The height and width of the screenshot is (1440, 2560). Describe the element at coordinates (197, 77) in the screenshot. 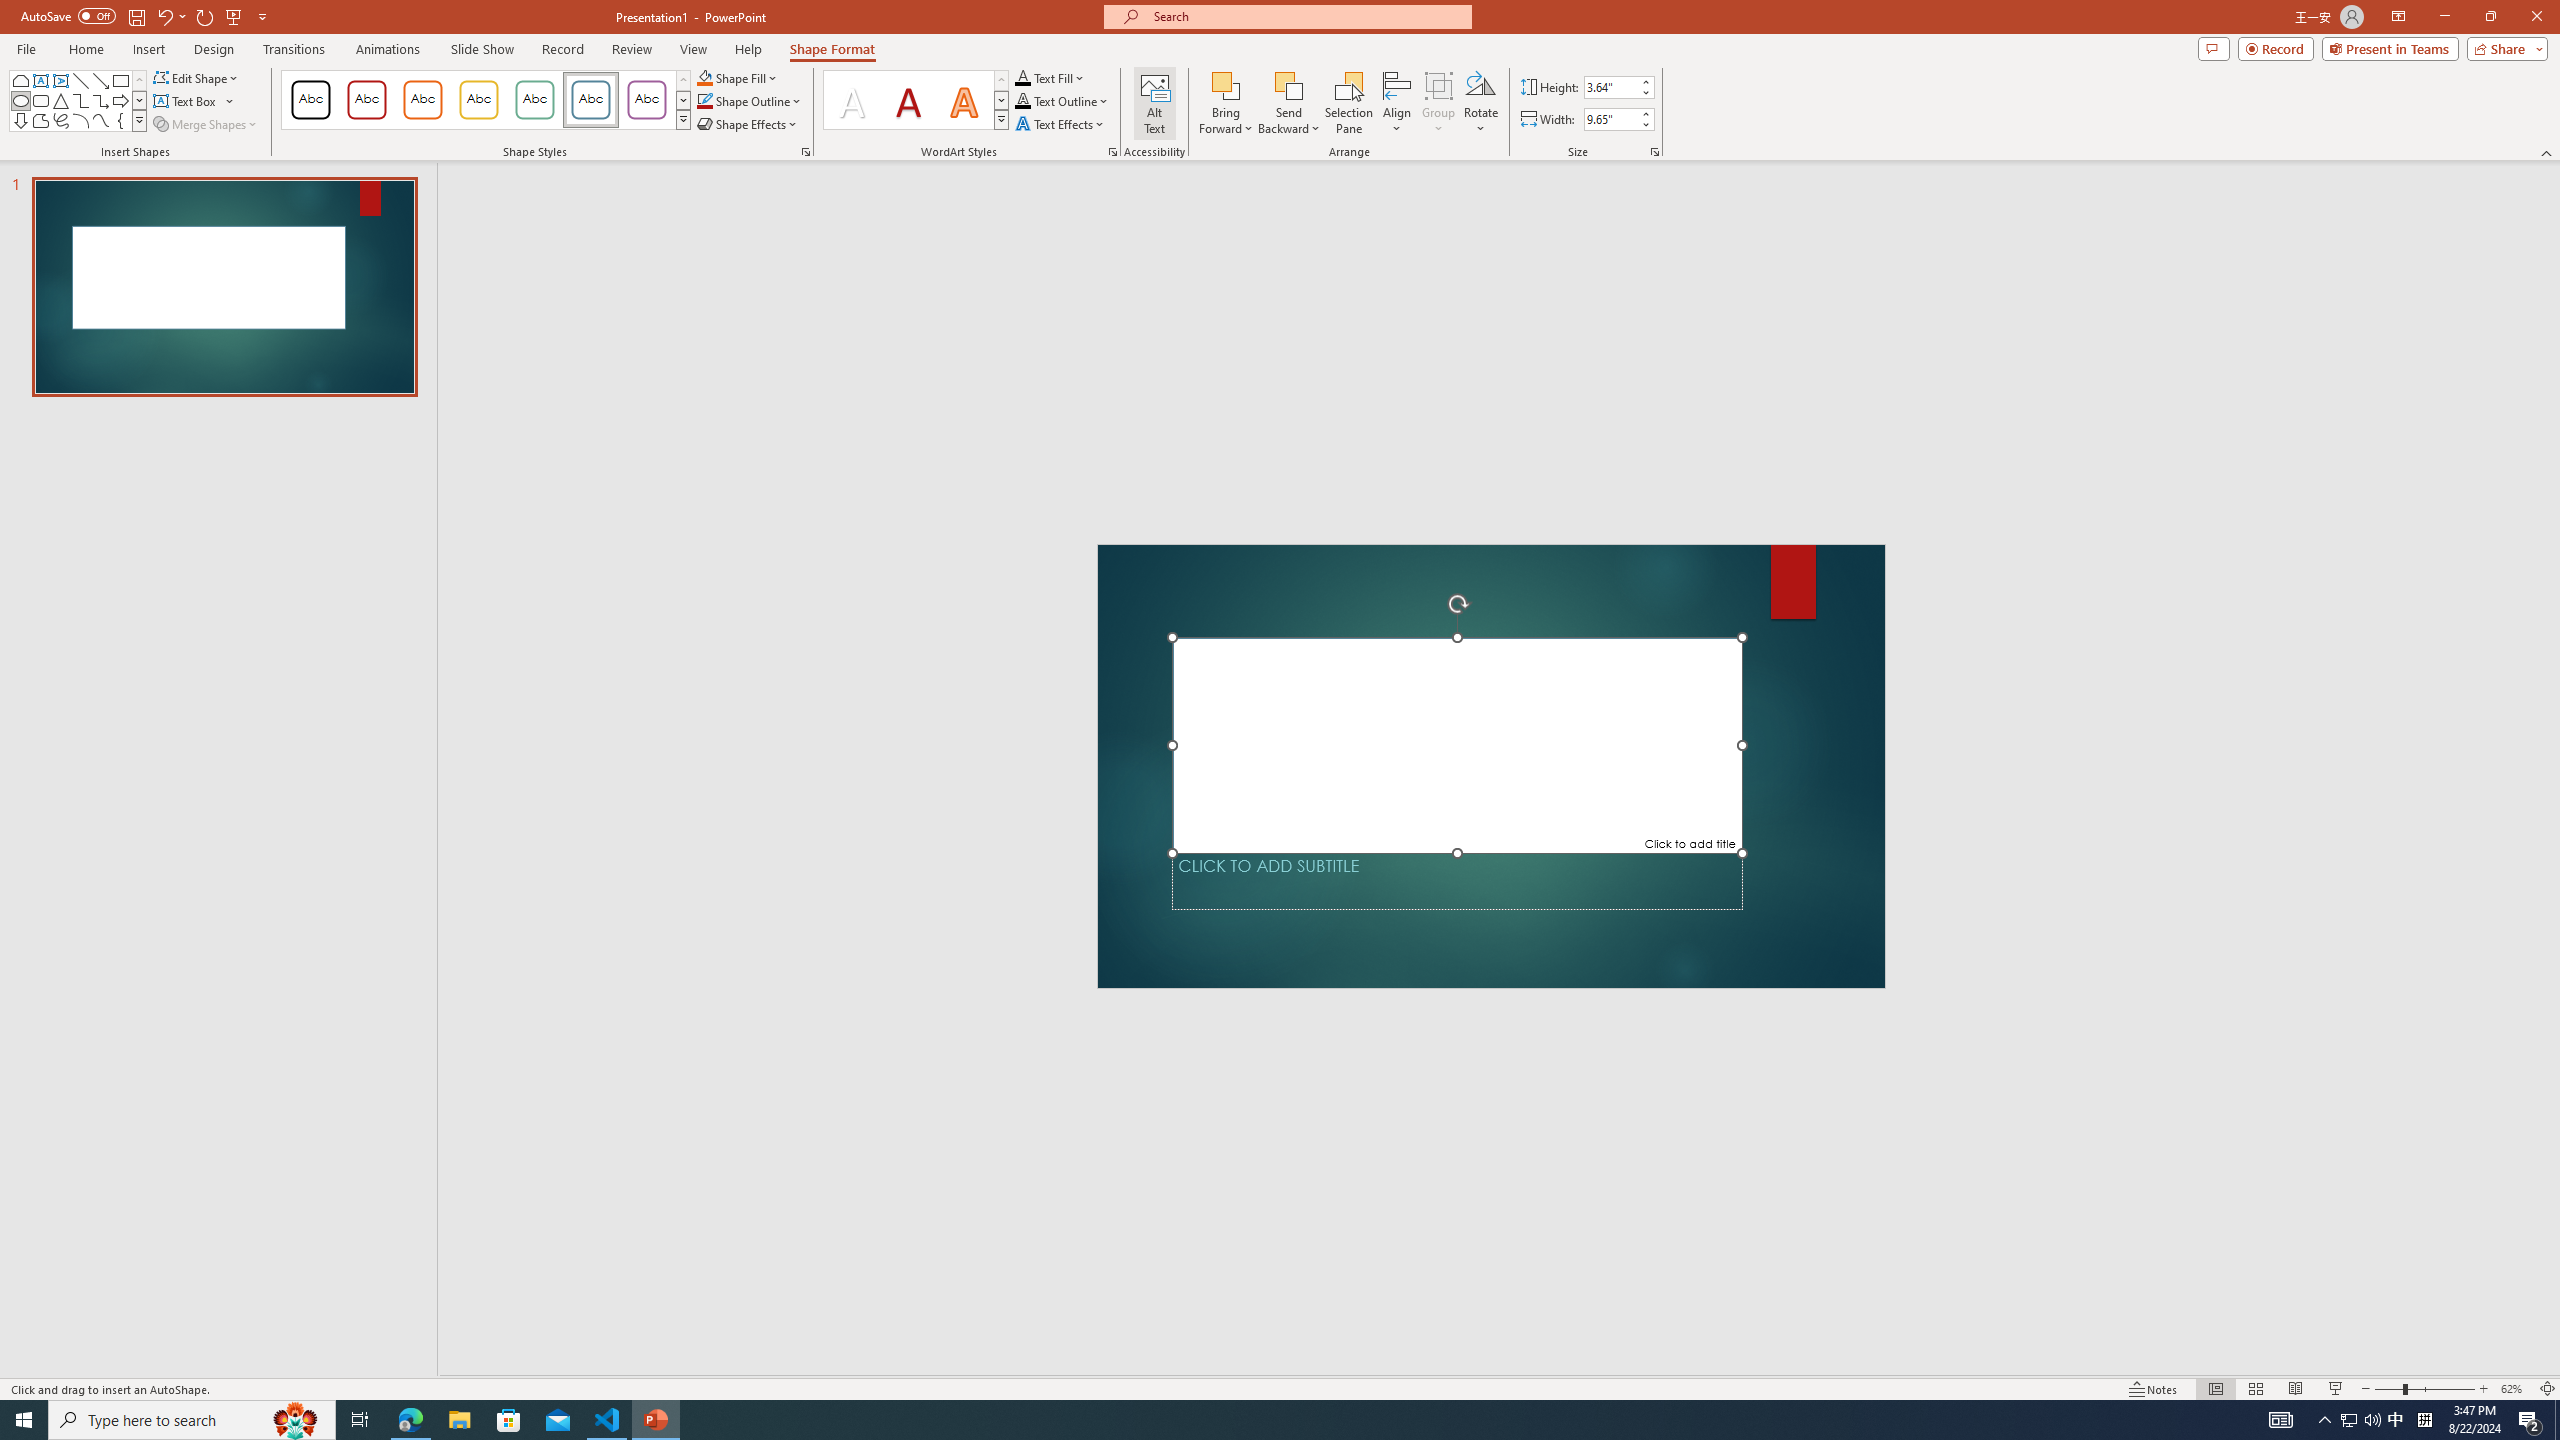

I see `'Edit Shape'` at that location.